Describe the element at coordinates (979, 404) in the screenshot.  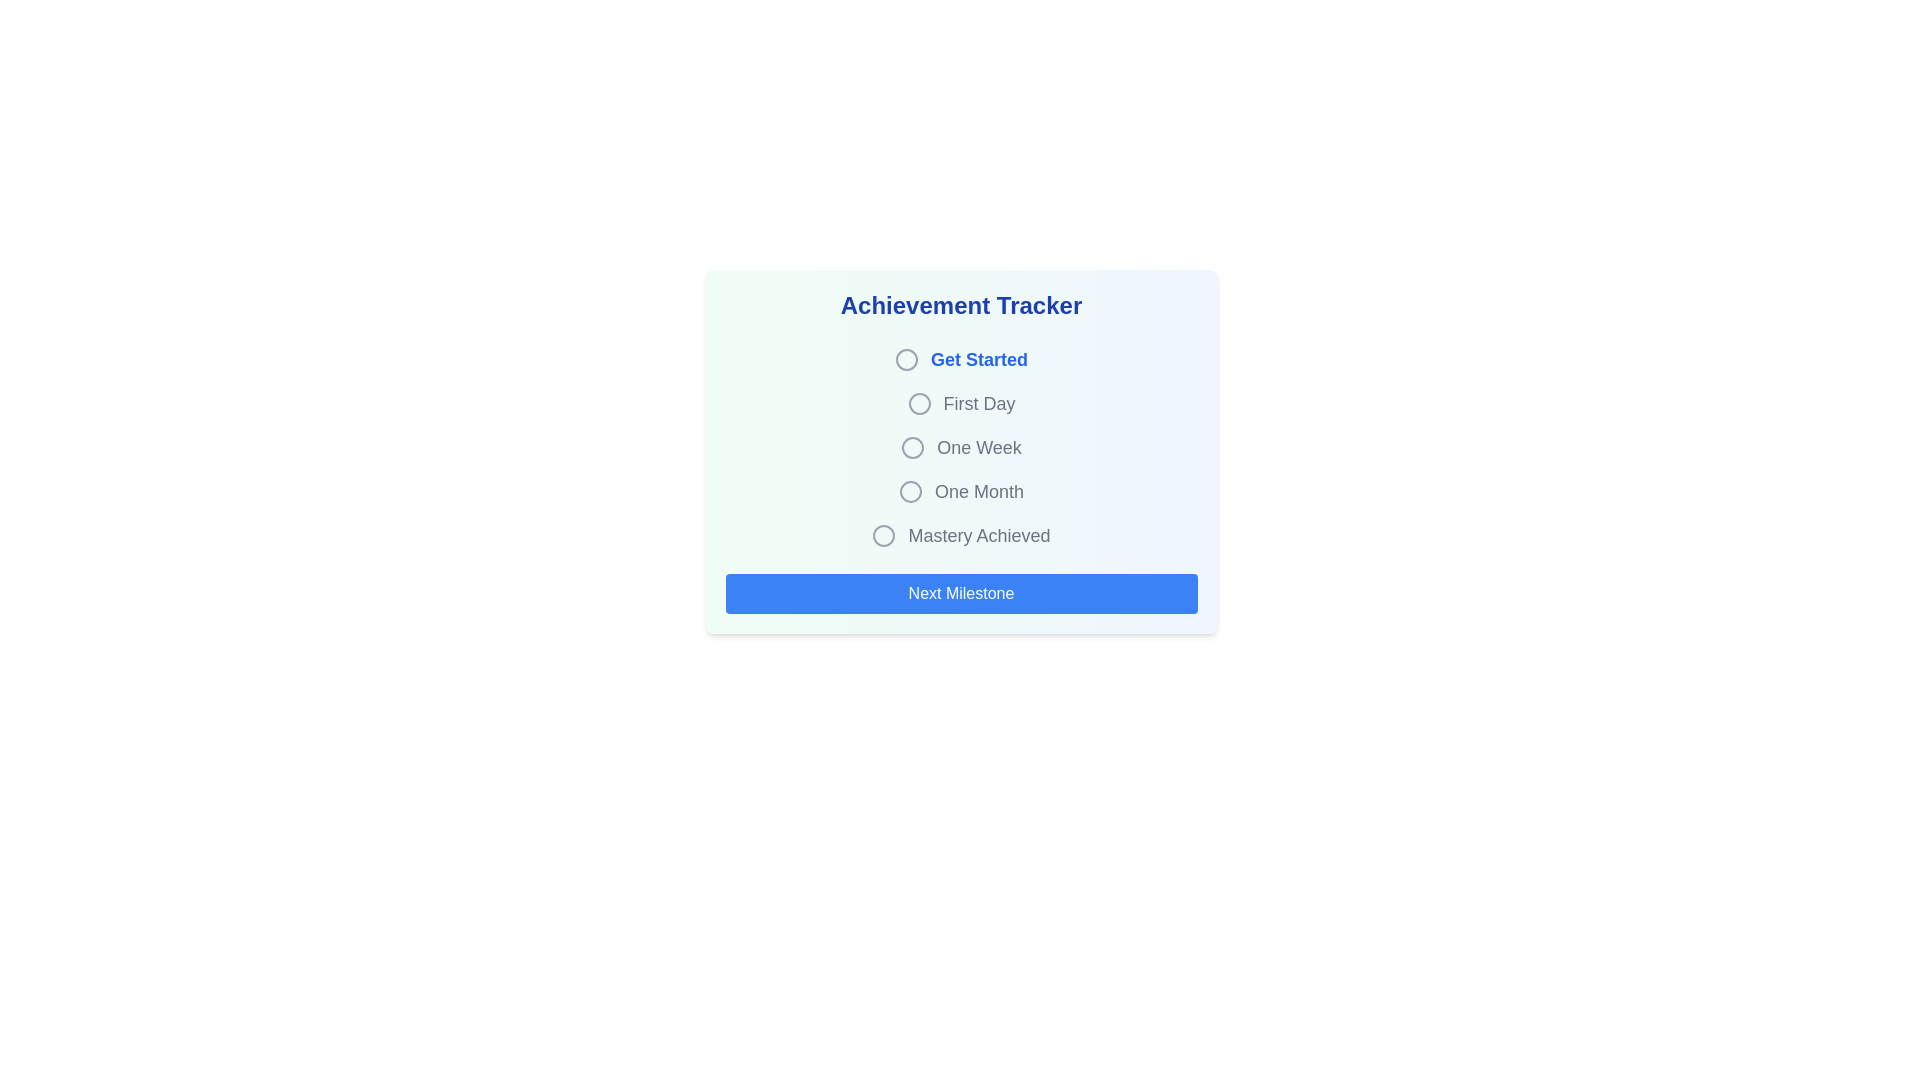
I see `the text label reading 'First Day', which is styled with a light gray font and is the second item in the 'Achievement Tracker' group` at that location.